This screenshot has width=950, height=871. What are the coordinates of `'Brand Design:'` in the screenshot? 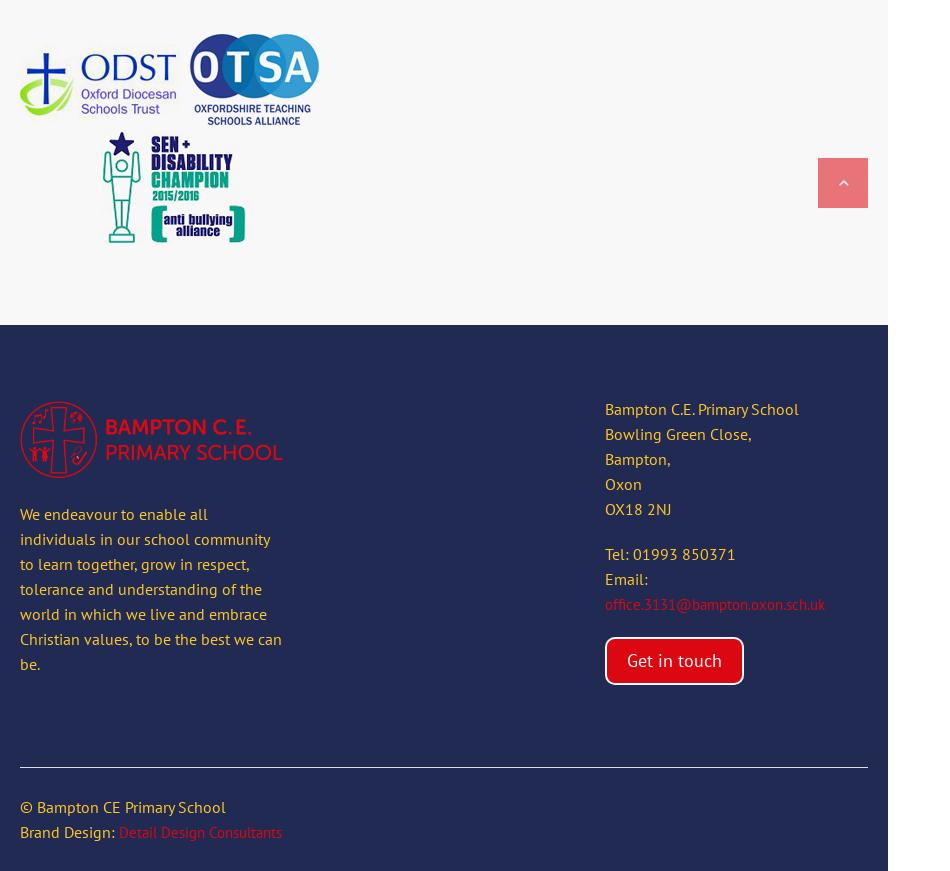 It's located at (69, 831).